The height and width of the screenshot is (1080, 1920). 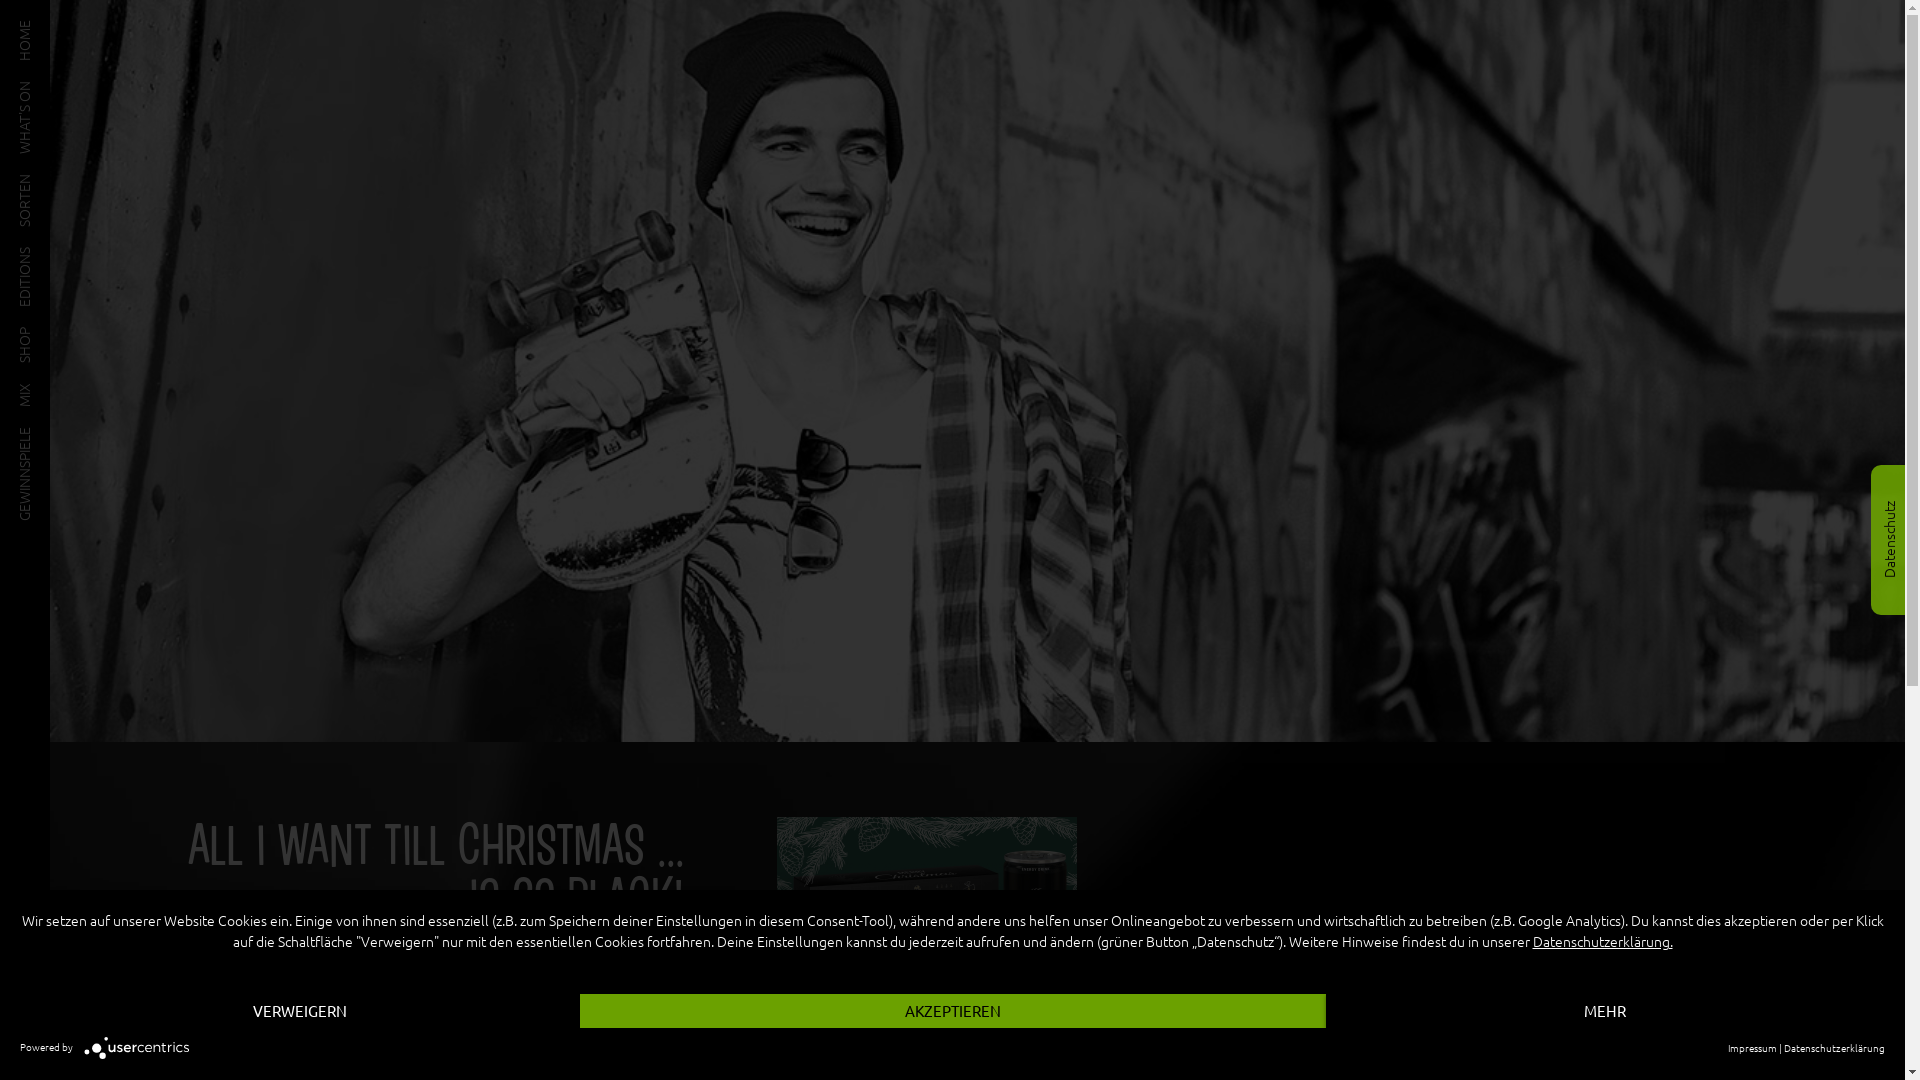 I want to click on 'MIX', so click(x=29, y=389).